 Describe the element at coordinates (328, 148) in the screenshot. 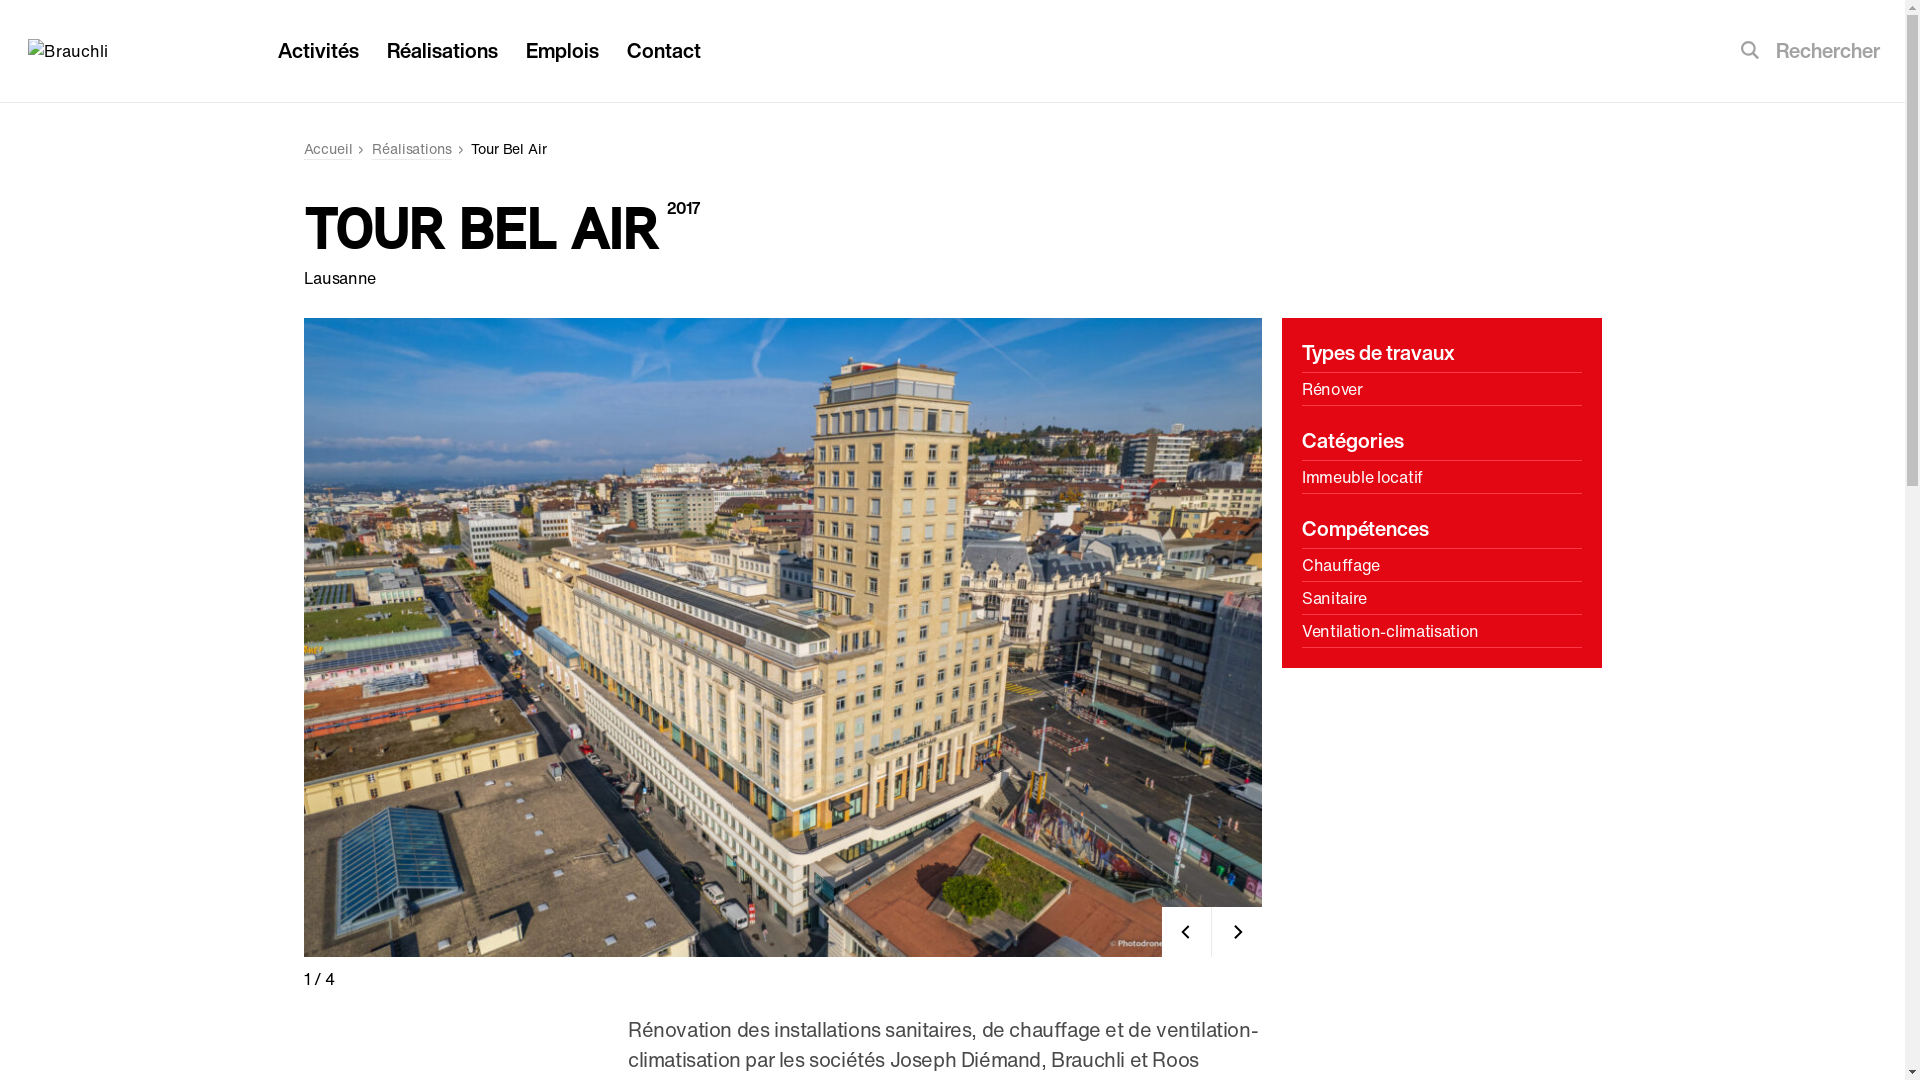

I see `'Accueil'` at that location.